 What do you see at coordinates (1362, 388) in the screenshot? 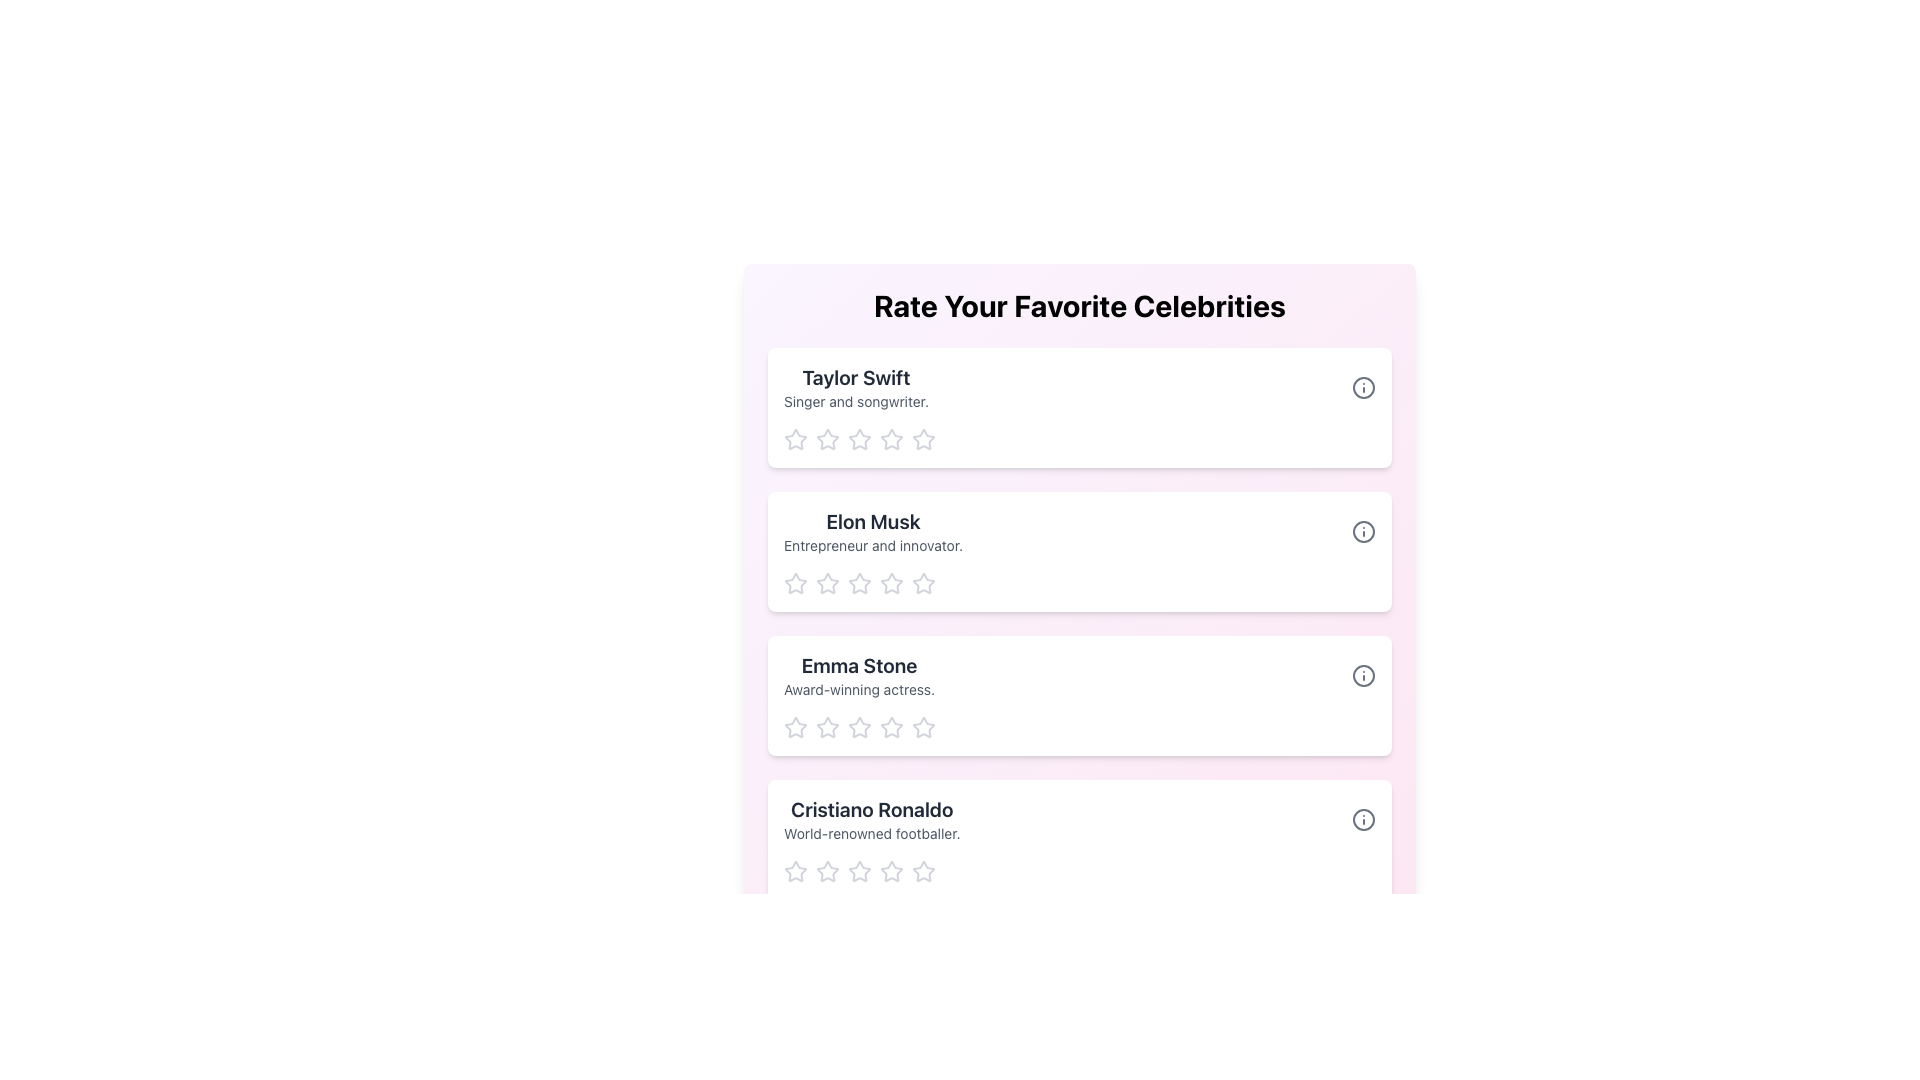
I see `the innermost SVG Circle icon representing information related to the Taylor Swift entry in the celebrity list, located in the top right corner of the row` at bounding box center [1362, 388].